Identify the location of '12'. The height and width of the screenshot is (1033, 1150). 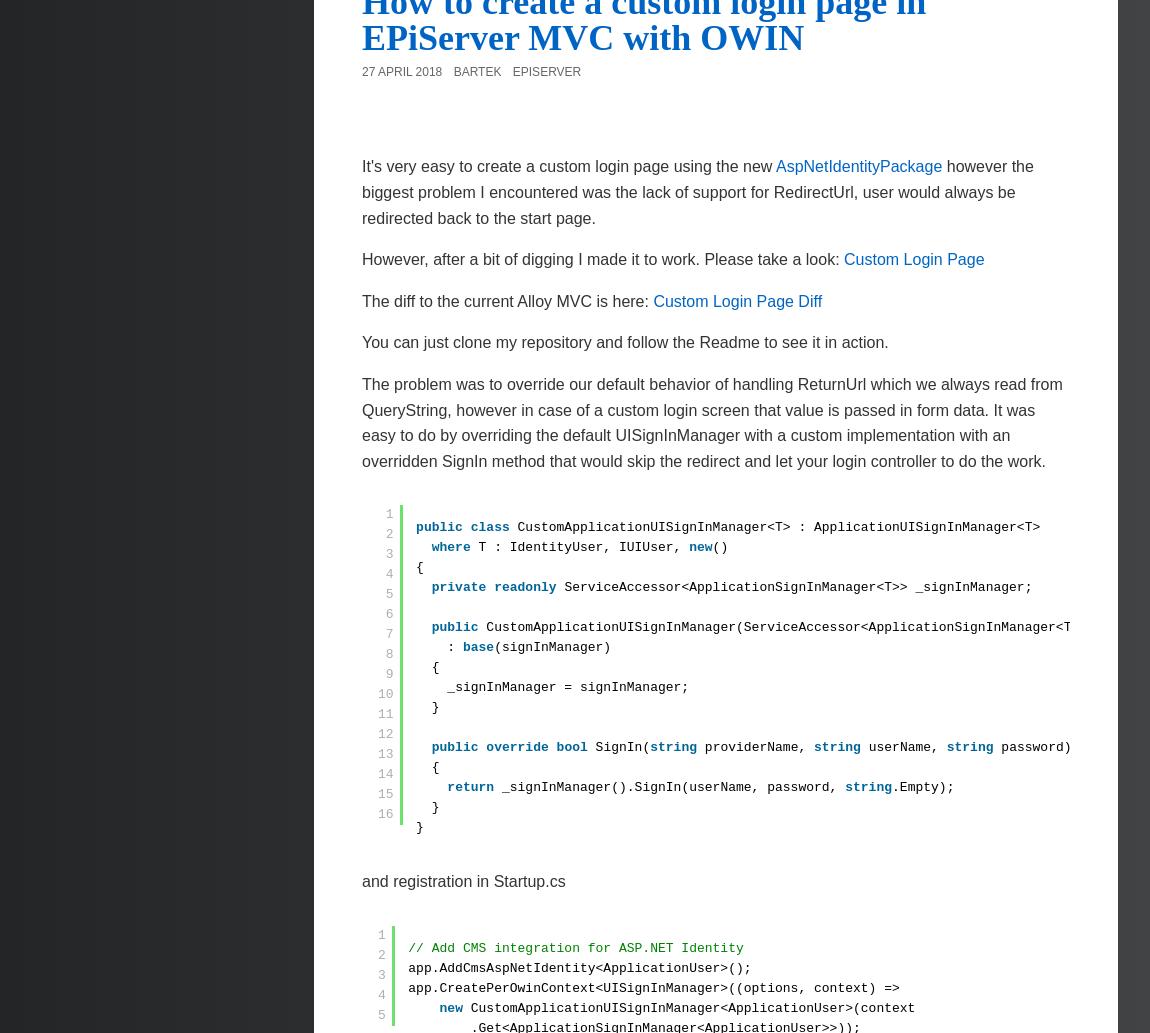
(385, 734).